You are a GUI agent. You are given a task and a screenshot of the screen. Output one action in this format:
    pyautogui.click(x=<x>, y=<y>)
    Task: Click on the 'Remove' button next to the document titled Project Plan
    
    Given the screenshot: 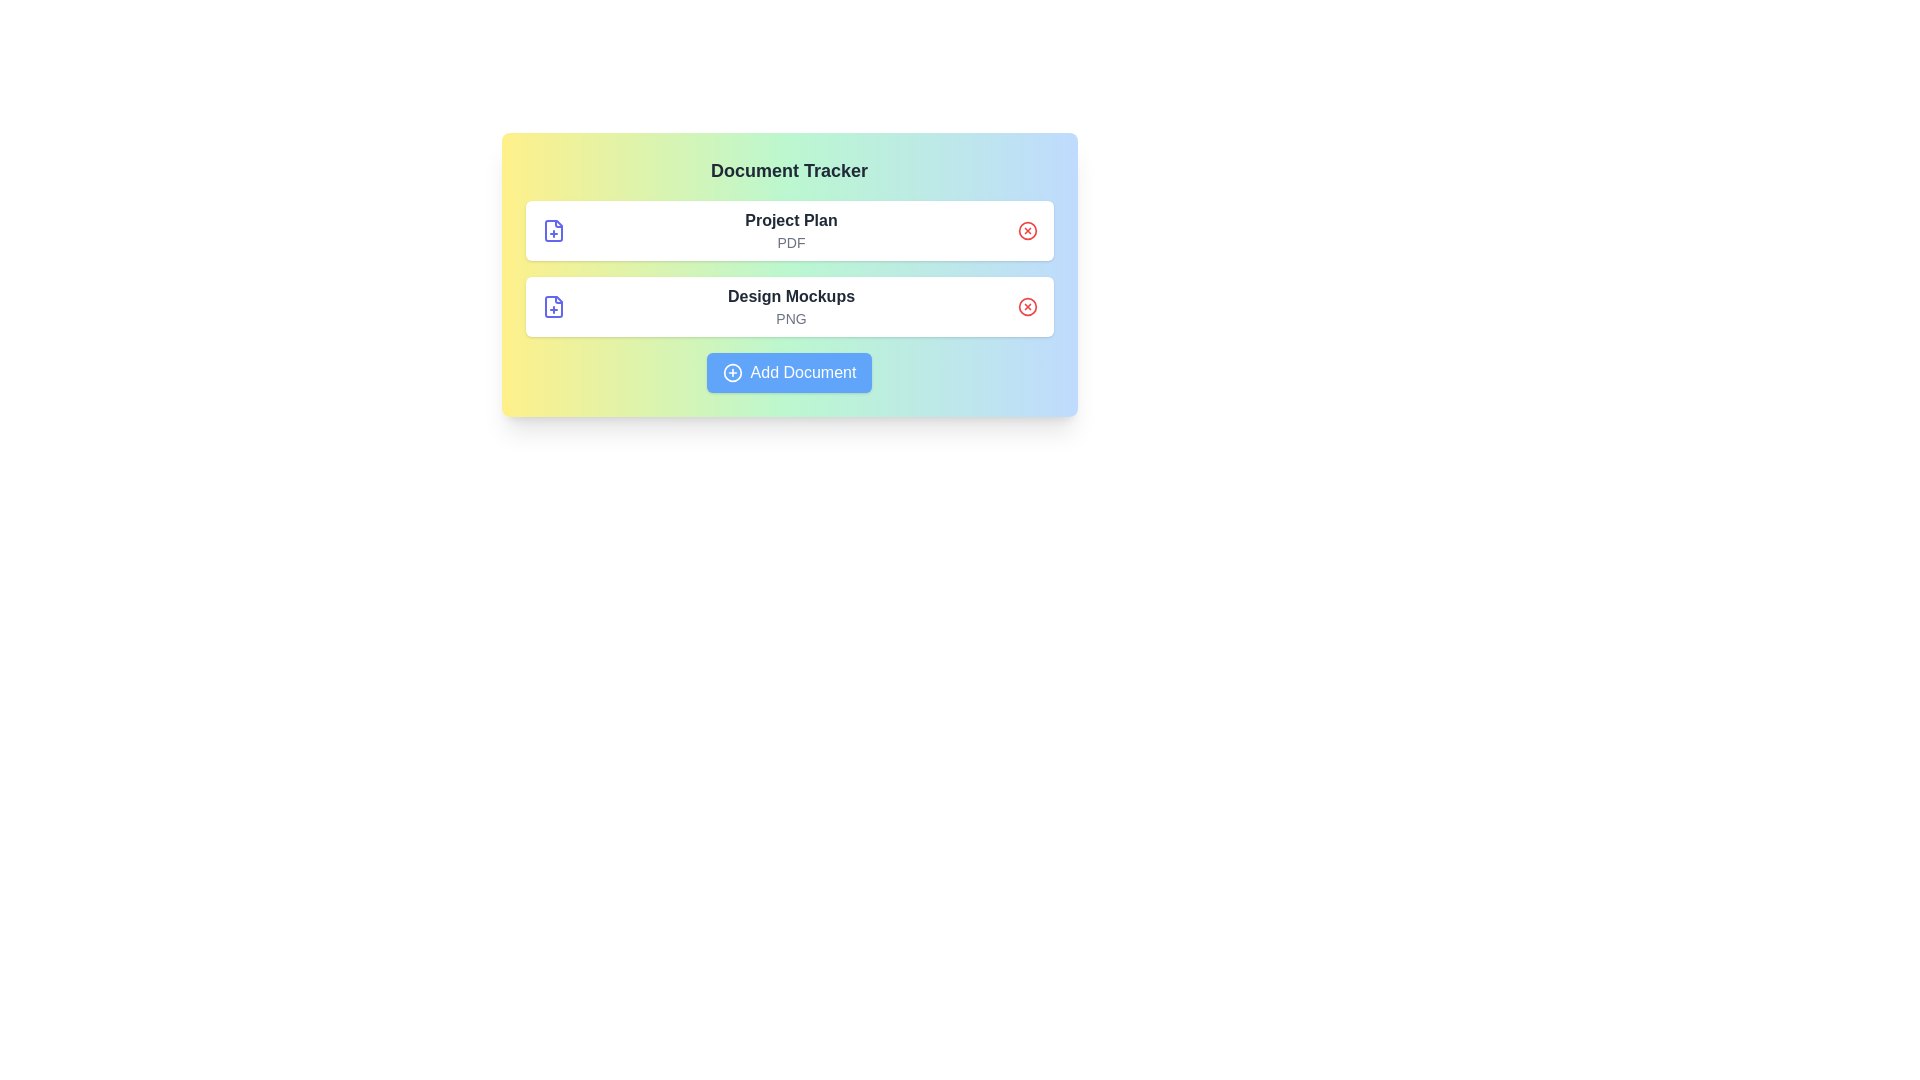 What is the action you would take?
    pyautogui.click(x=1027, y=230)
    